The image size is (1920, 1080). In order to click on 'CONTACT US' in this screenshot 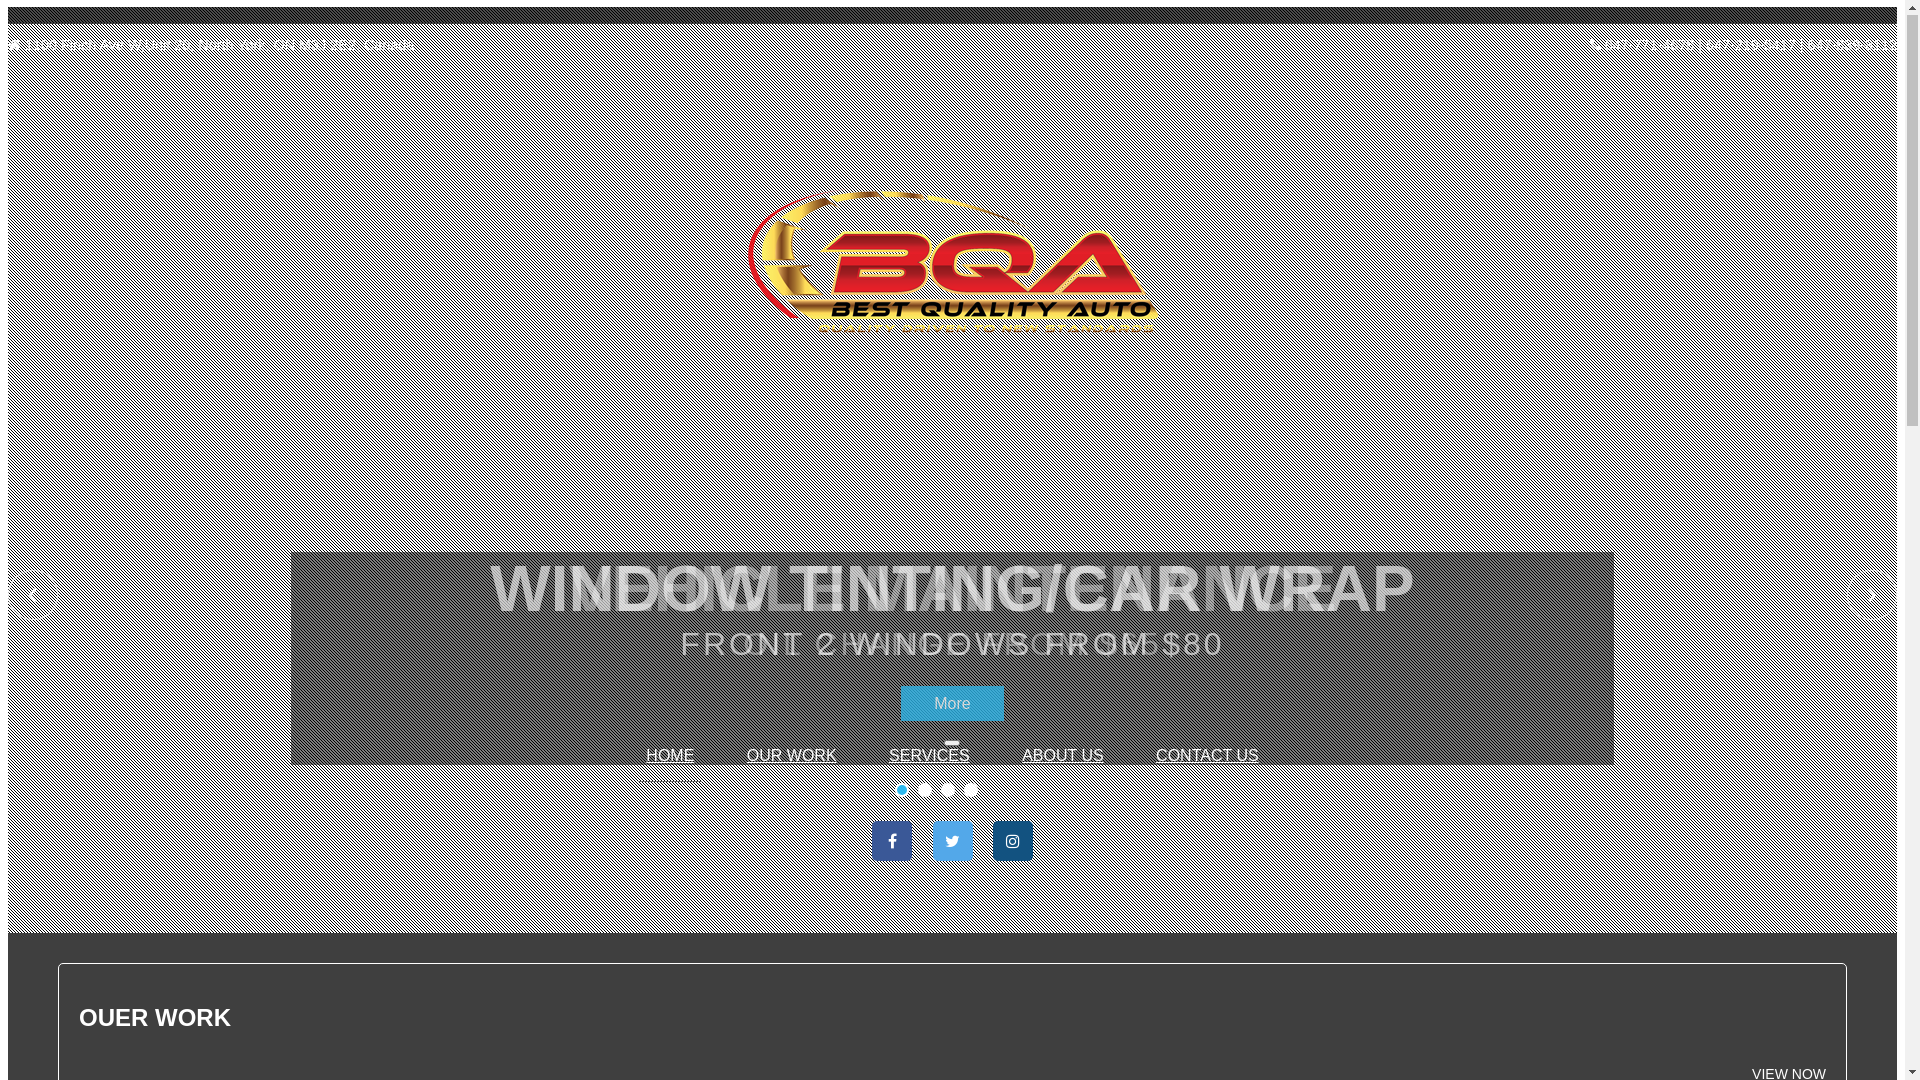, I will do `click(1147, 756)`.